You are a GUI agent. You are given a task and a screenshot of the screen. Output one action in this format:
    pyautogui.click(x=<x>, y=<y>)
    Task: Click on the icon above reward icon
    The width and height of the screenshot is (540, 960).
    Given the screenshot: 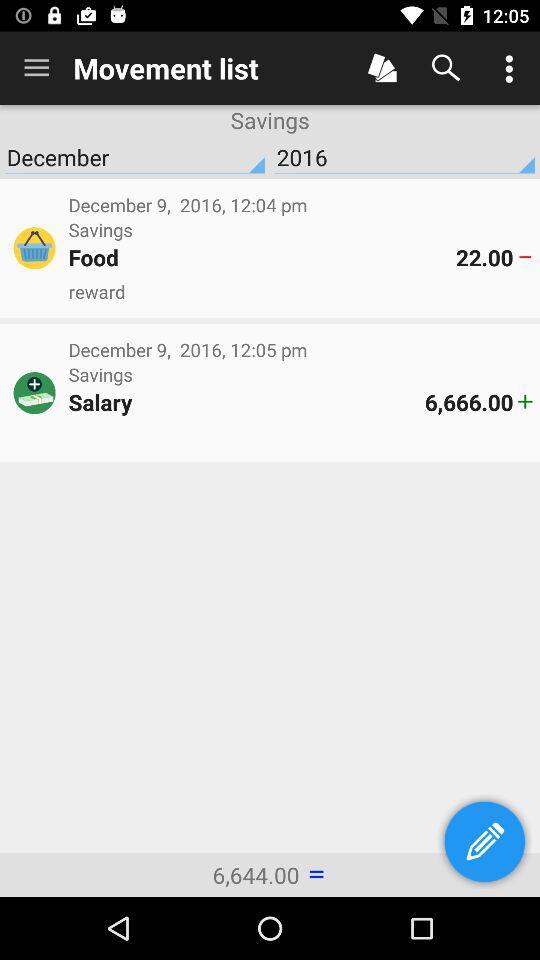 What is the action you would take?
    pyautogui.click(x=262, y=256)
    